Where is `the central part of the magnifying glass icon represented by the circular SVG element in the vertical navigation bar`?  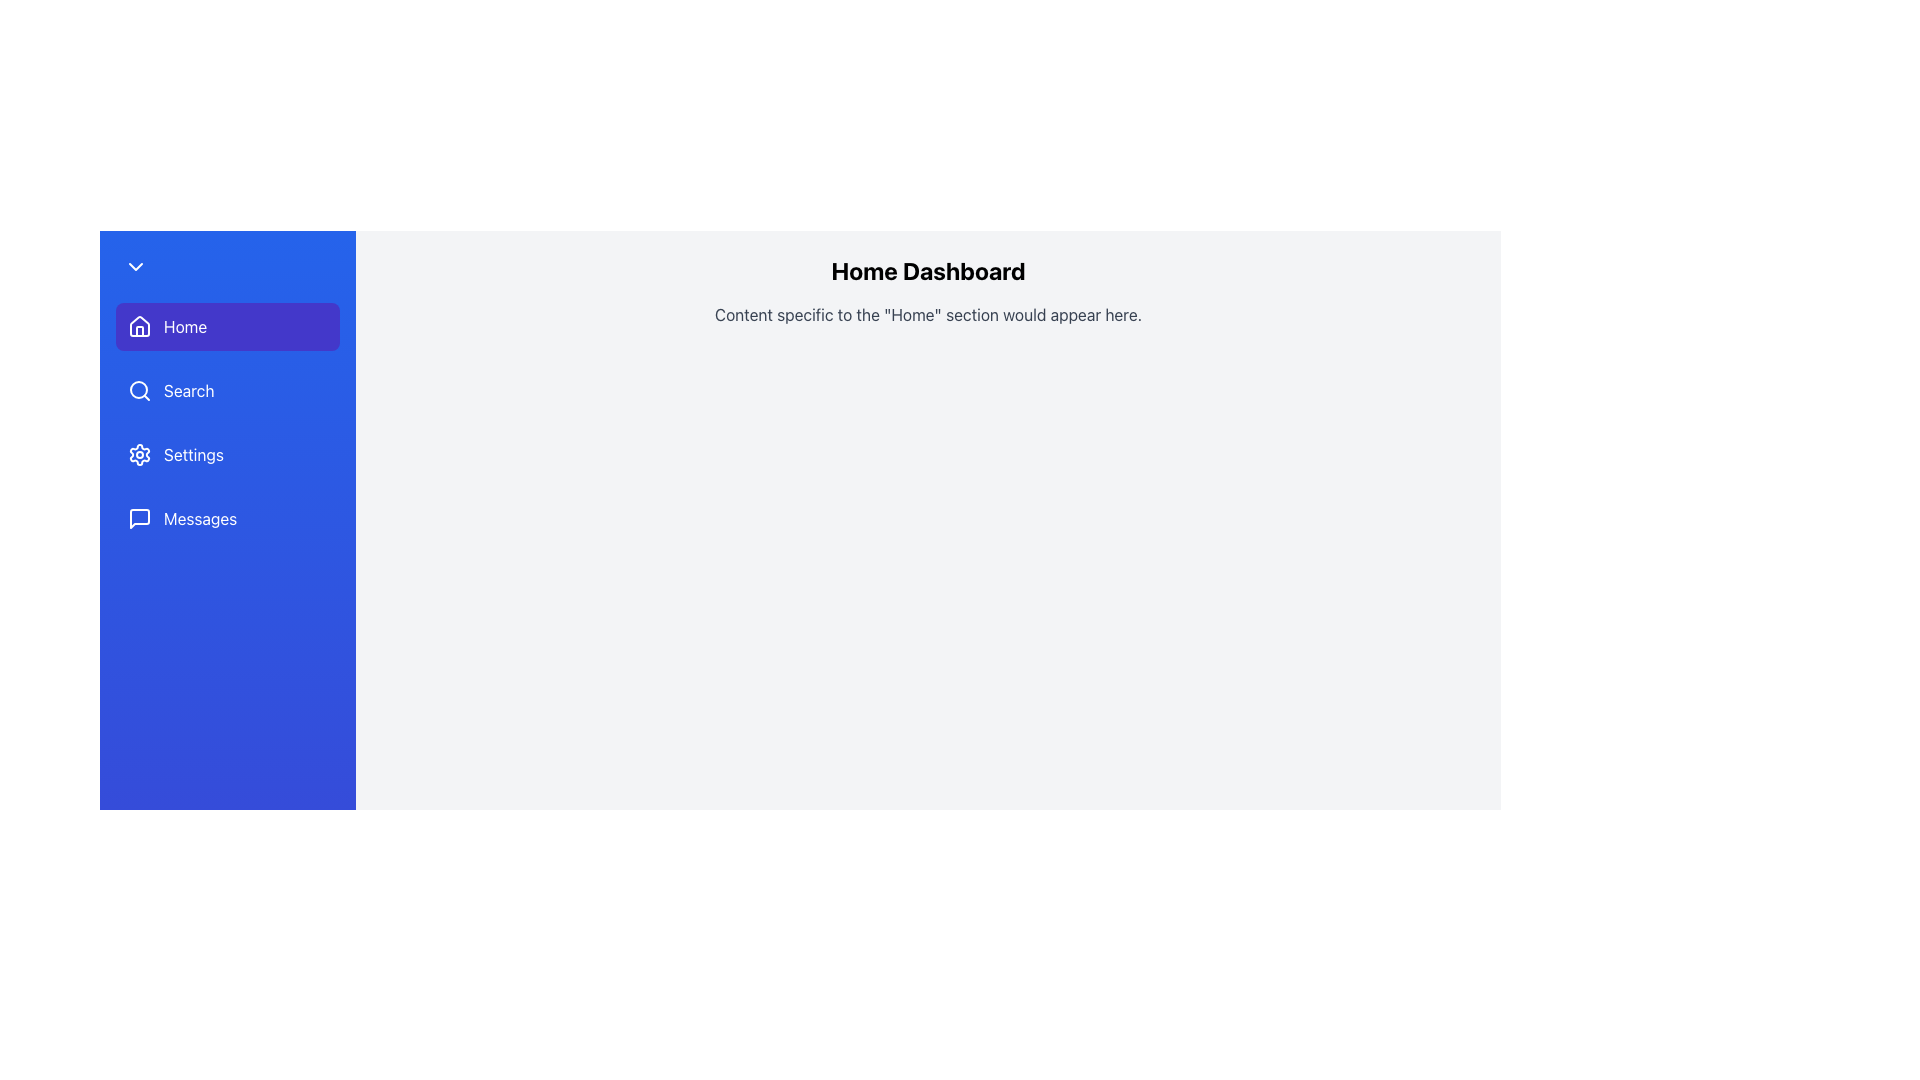 the central part of the magnifying glass icon represented by the circular SVG element in the vertical navigation bar is located at coordinates (138, 389).